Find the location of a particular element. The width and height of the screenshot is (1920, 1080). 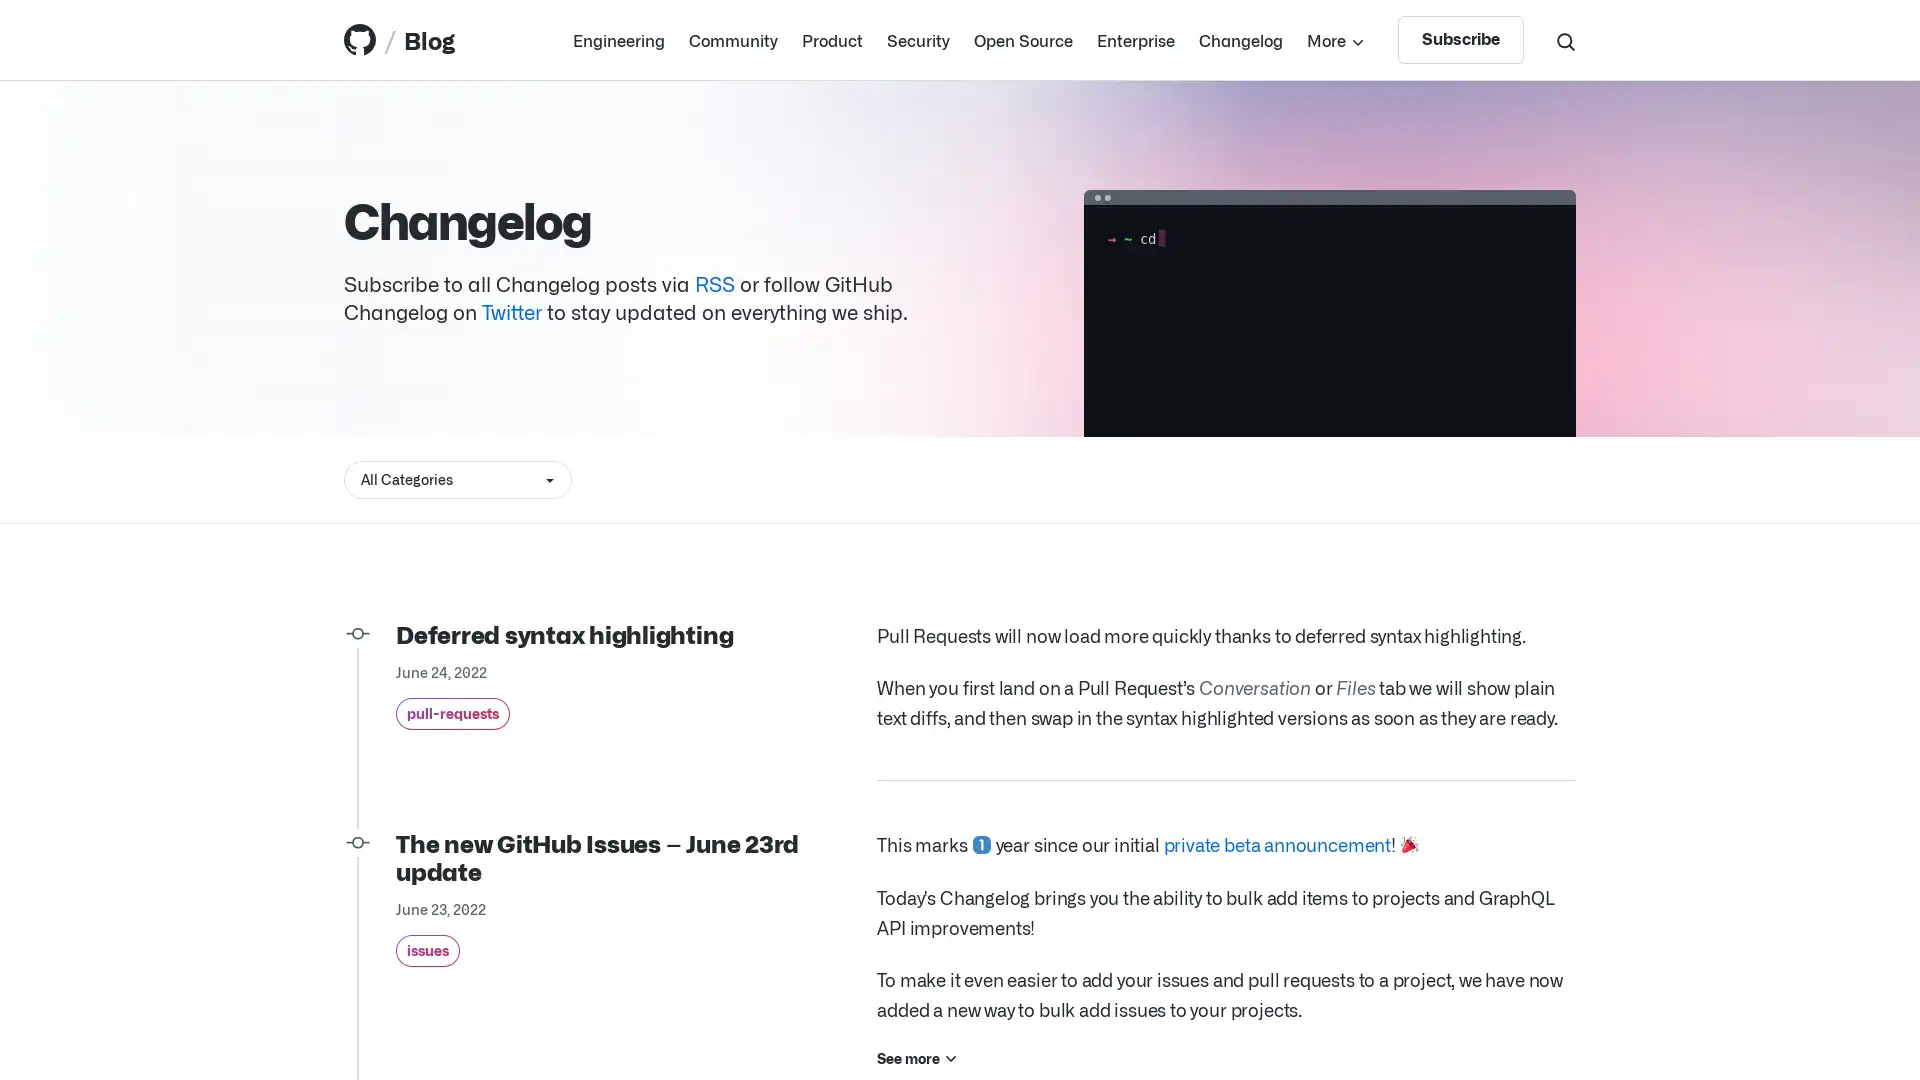

Search toggle is located at coordinates (1564, 38).